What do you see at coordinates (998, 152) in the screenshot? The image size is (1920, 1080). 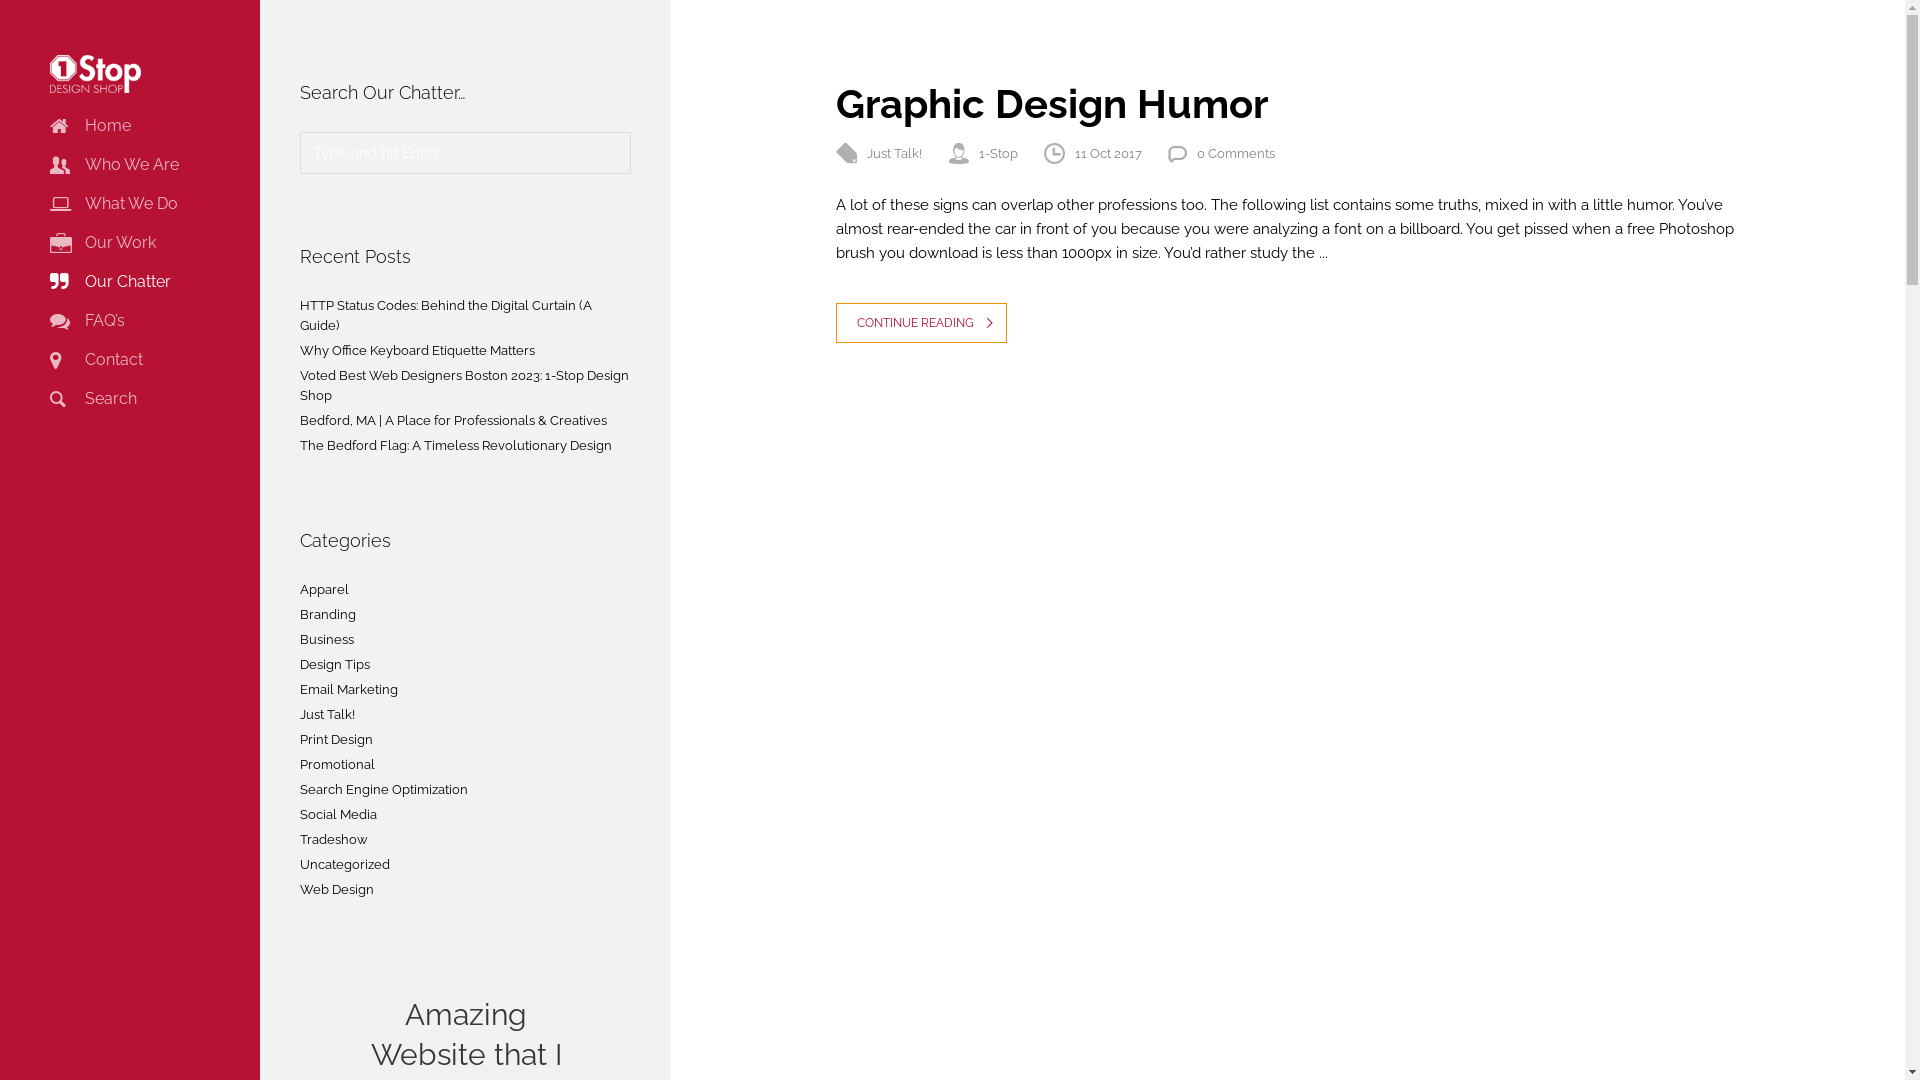 I see `'1-Stop'` at bounding box center [998, 152].